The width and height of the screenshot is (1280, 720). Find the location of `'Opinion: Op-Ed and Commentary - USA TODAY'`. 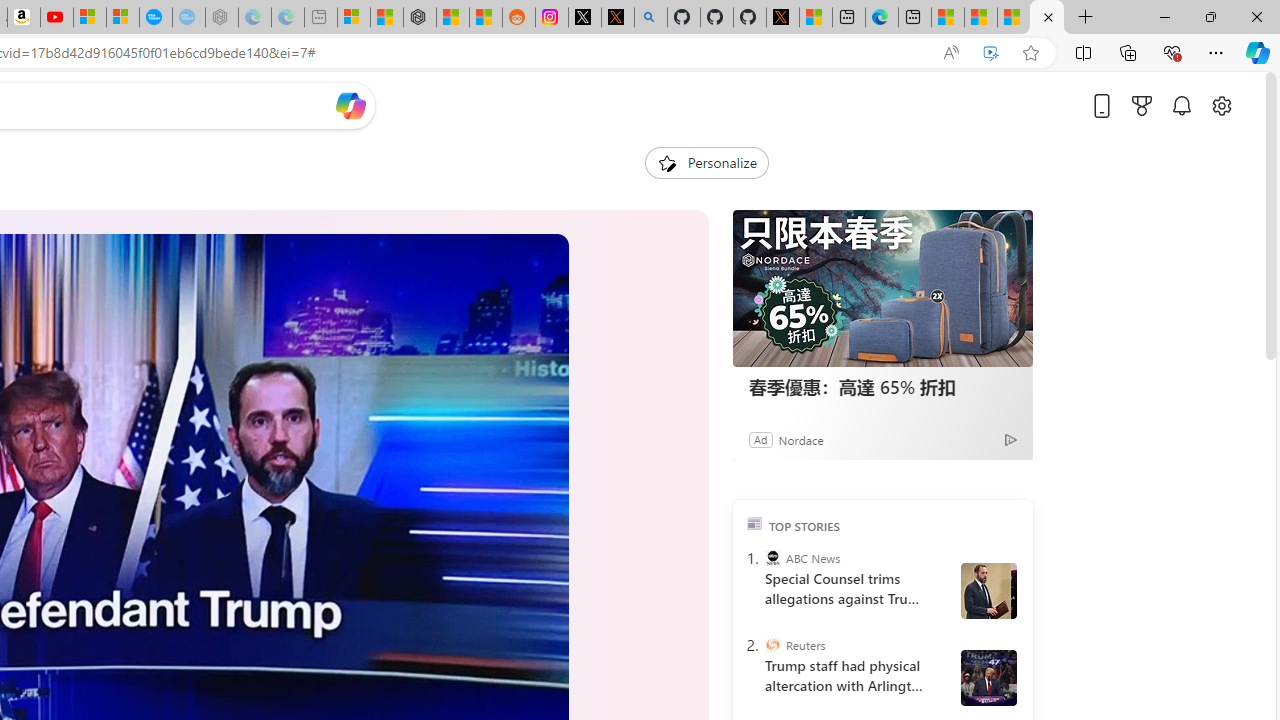

'Opinion: Op-Ed and Commentary - USA TODAY' is located at coordinates (154, 17).